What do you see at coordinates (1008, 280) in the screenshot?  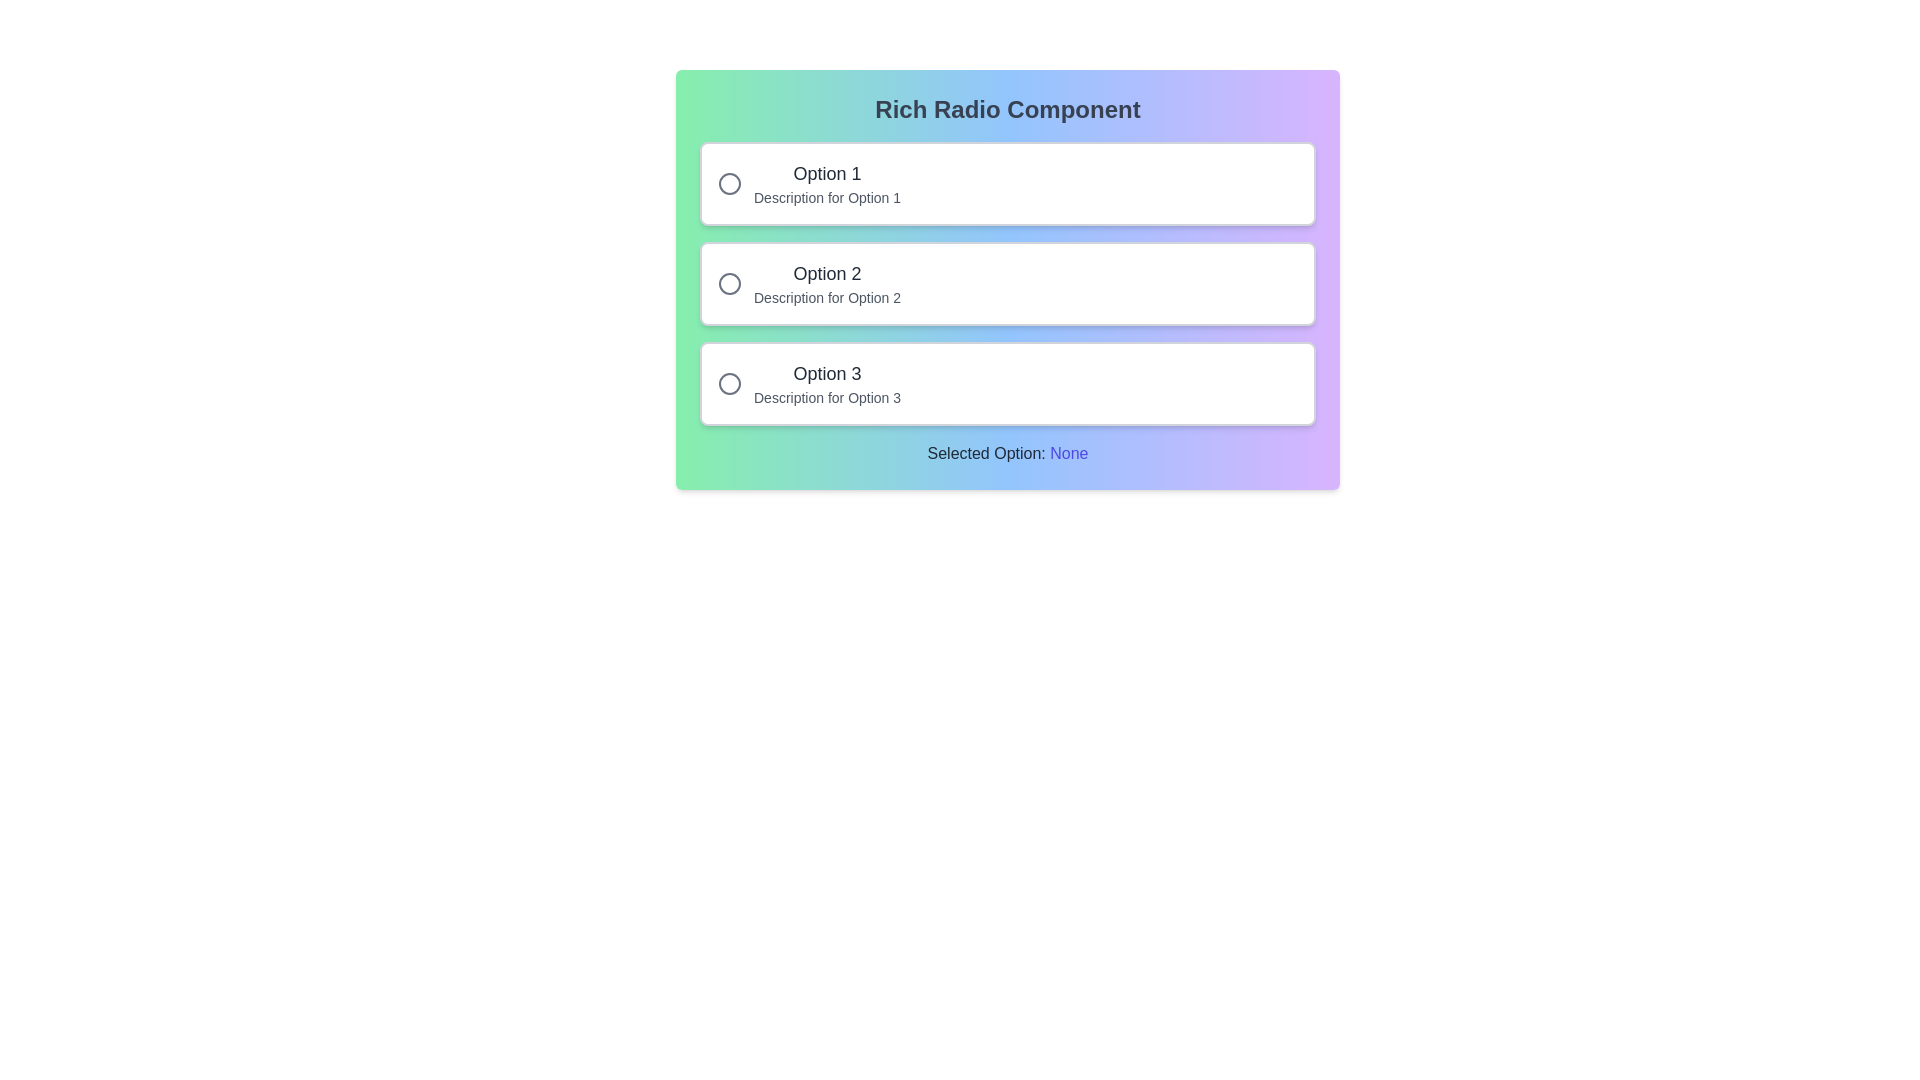 I see `the Interactive radio button group labeled 'Rich Radio Component'` at bounding box center [1008, 280].